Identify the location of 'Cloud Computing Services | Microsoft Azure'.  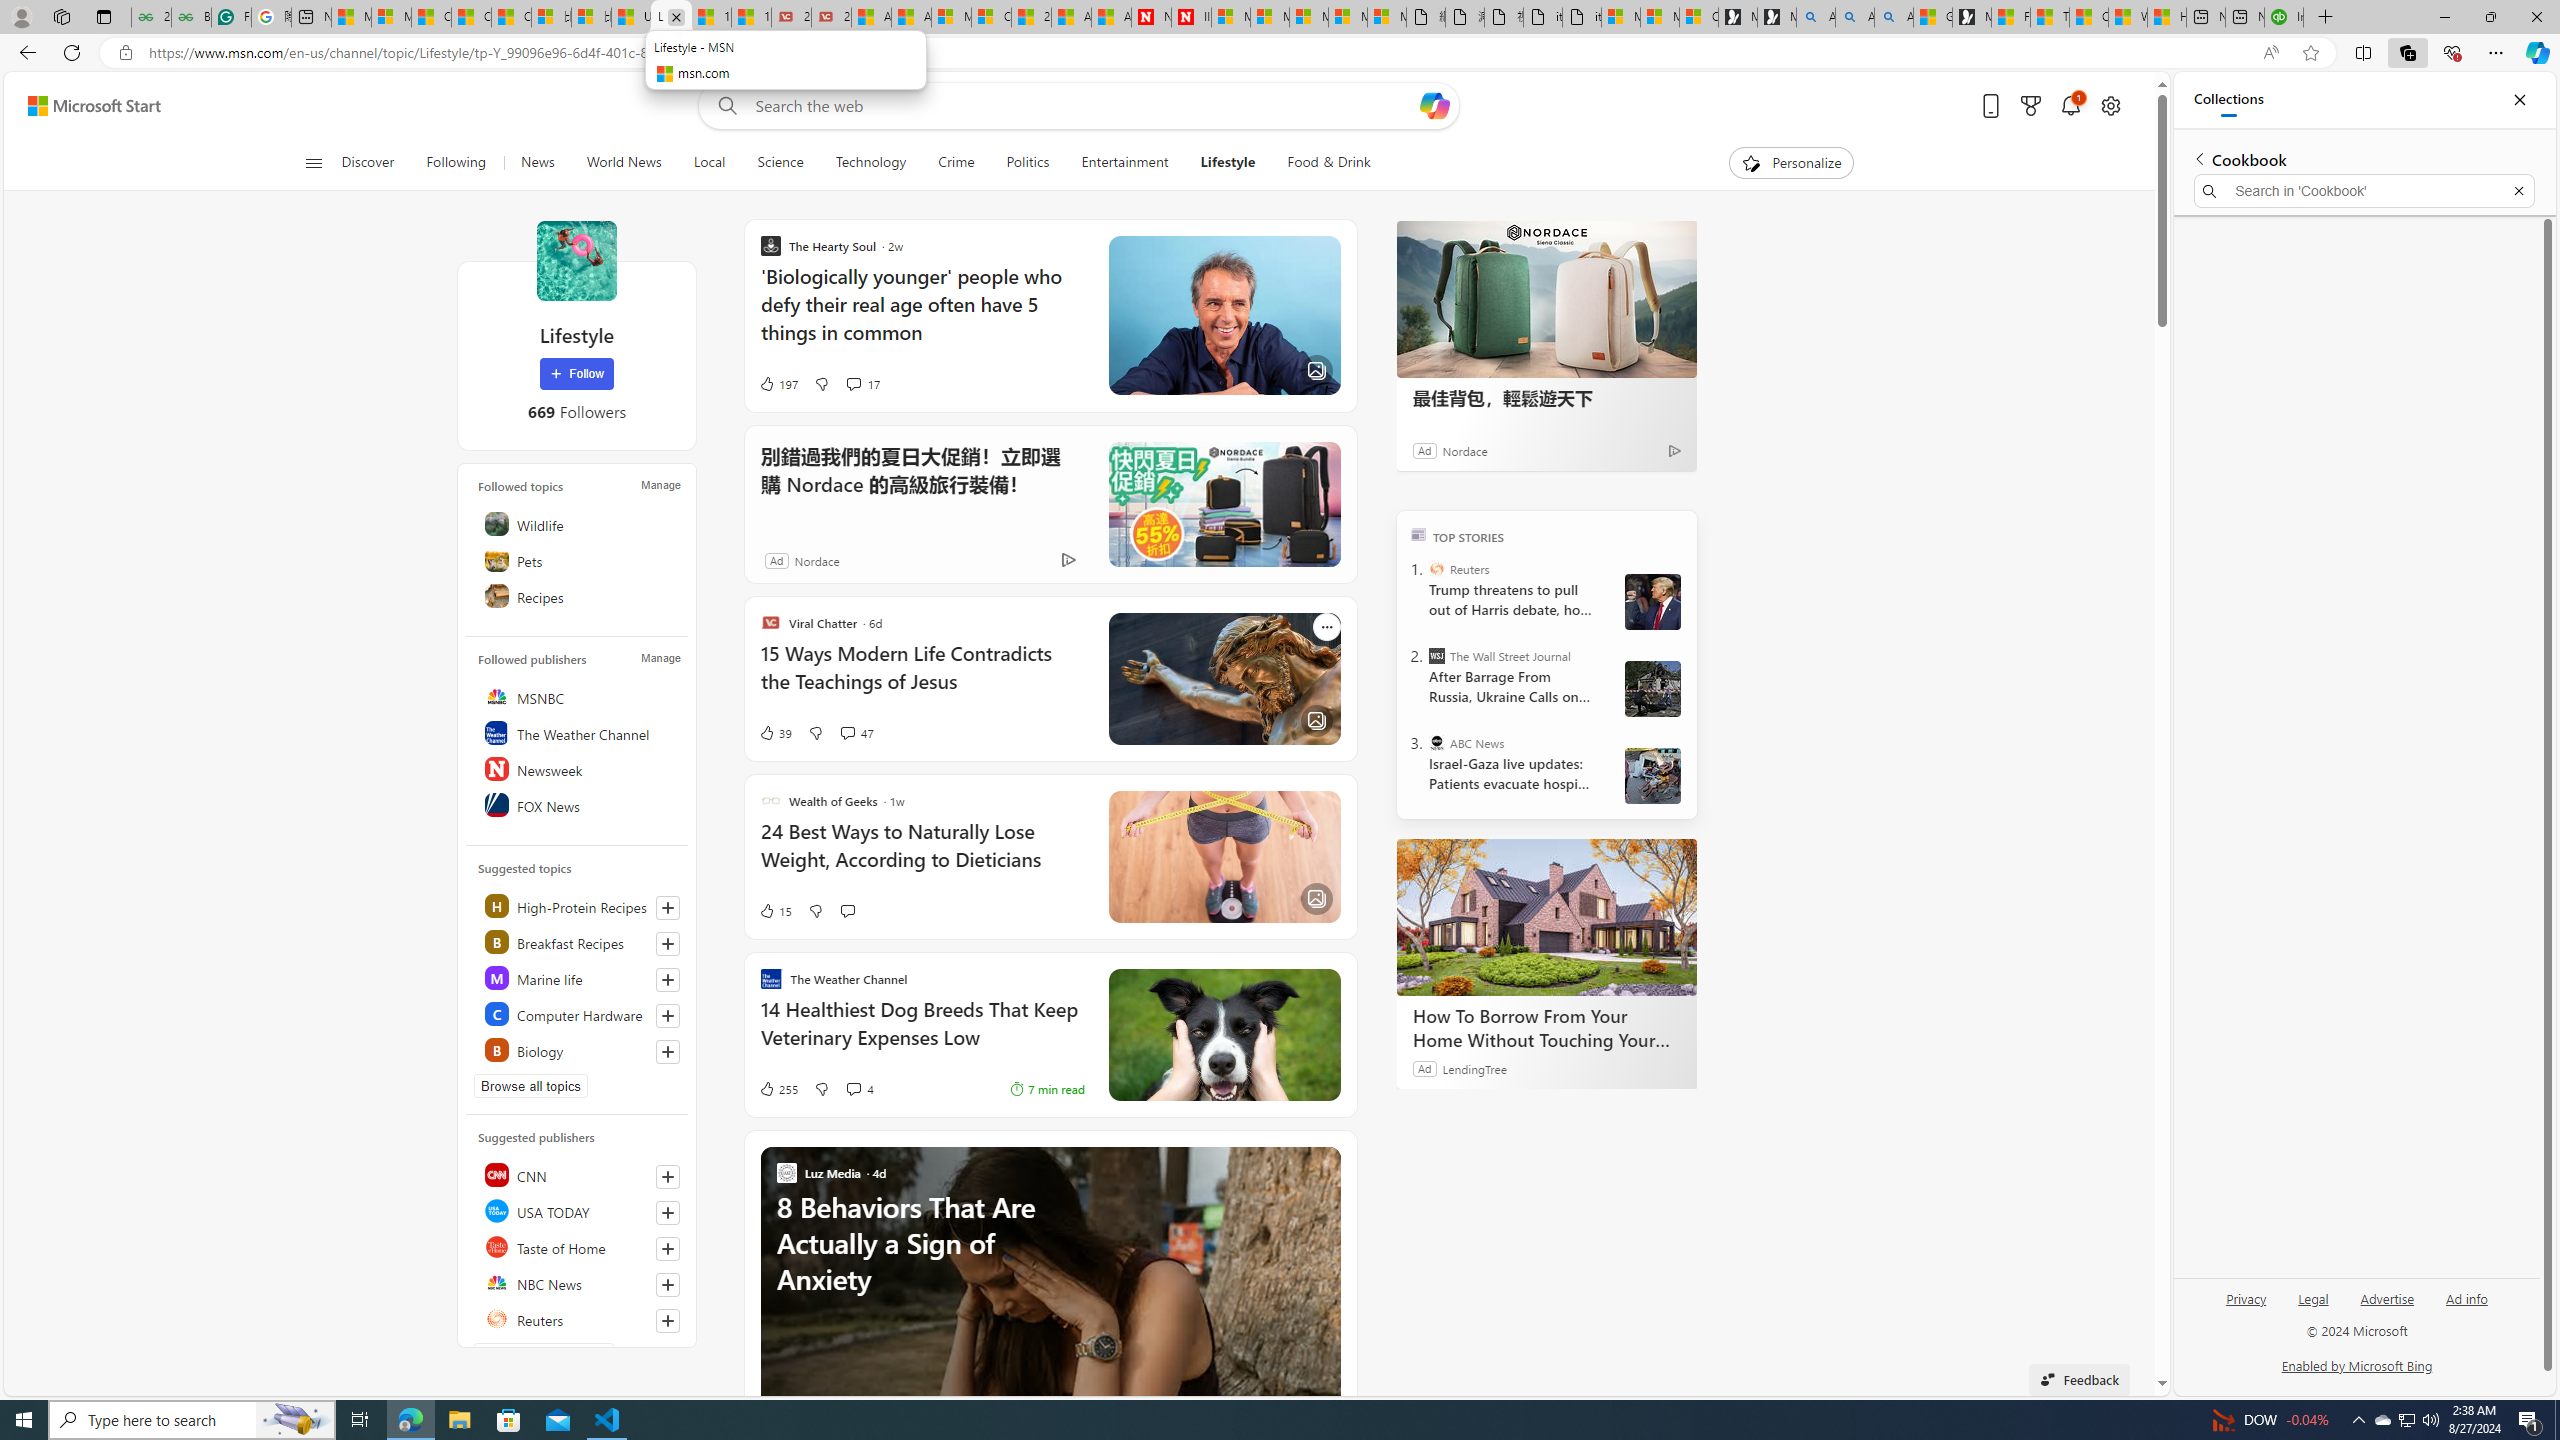
(990, 16).